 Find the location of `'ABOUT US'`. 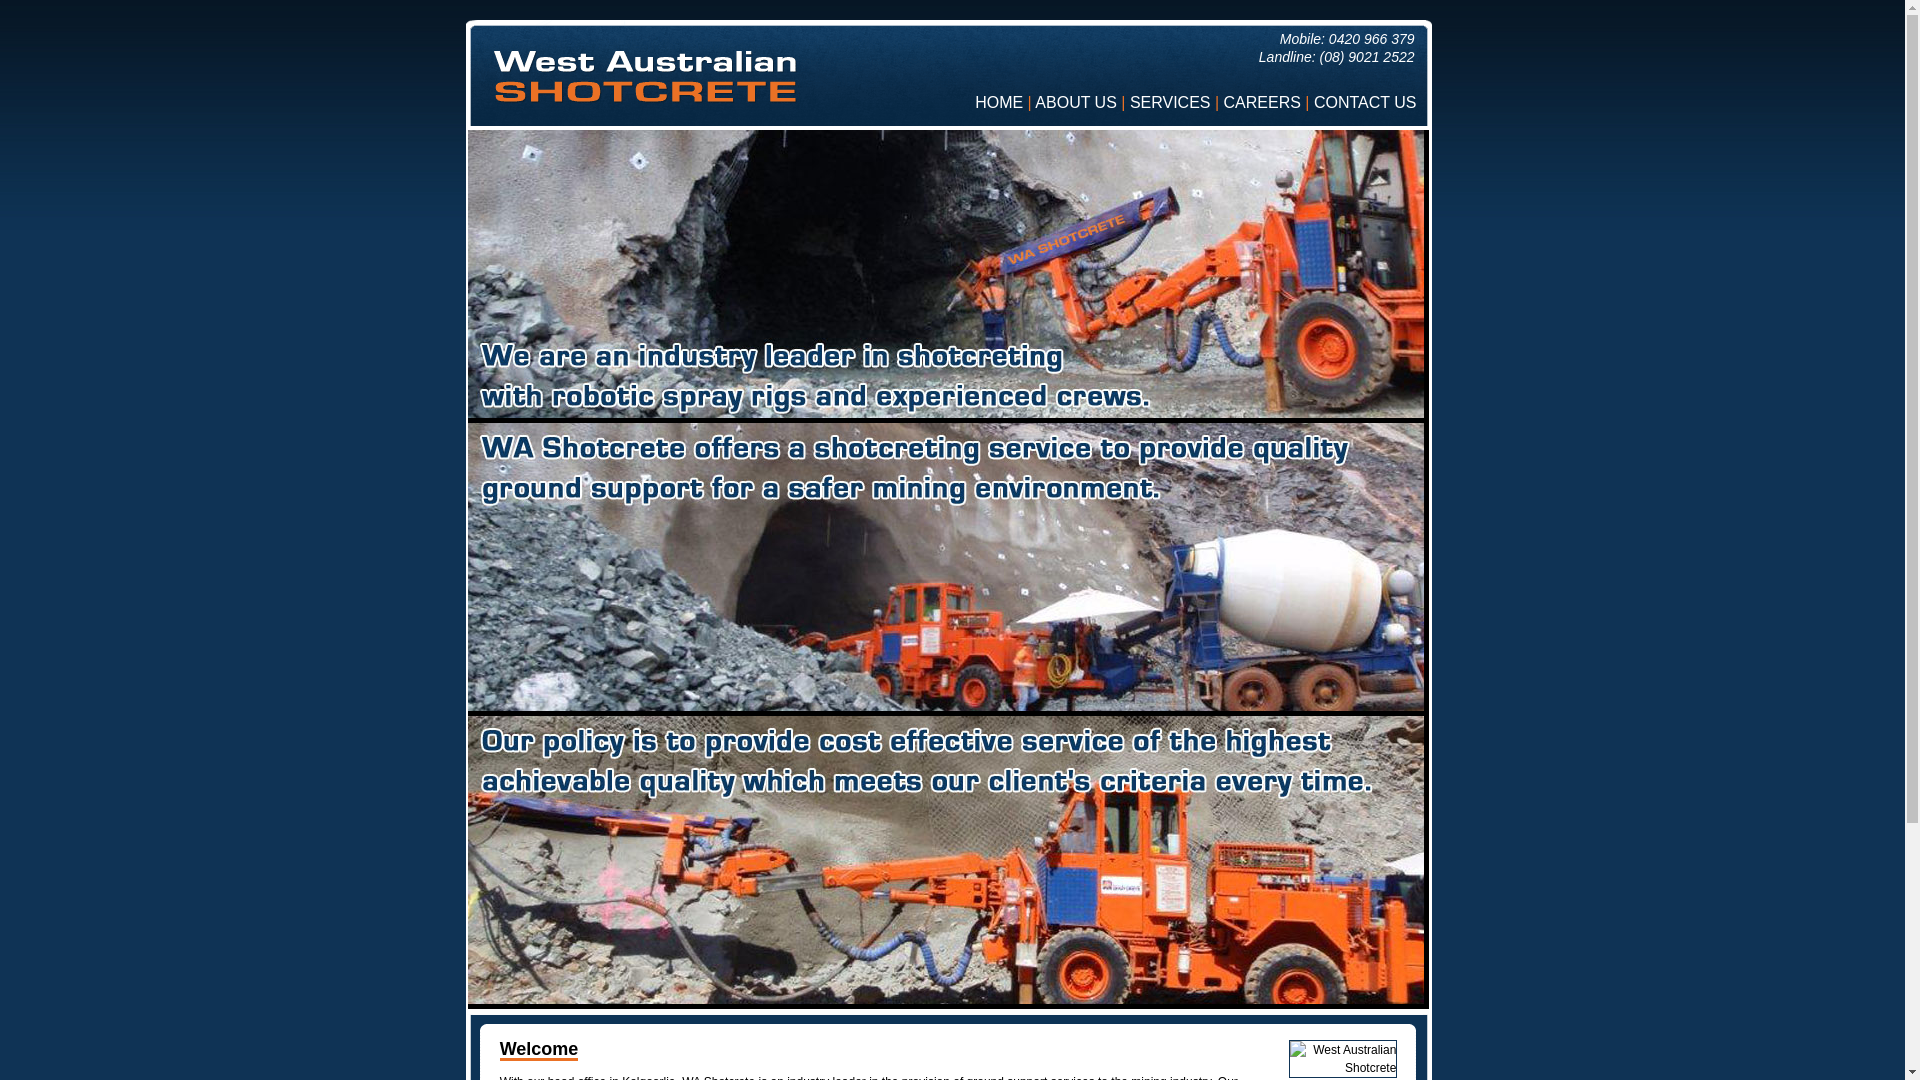

'ABOUT US' is located at coordinates (1035, 102).